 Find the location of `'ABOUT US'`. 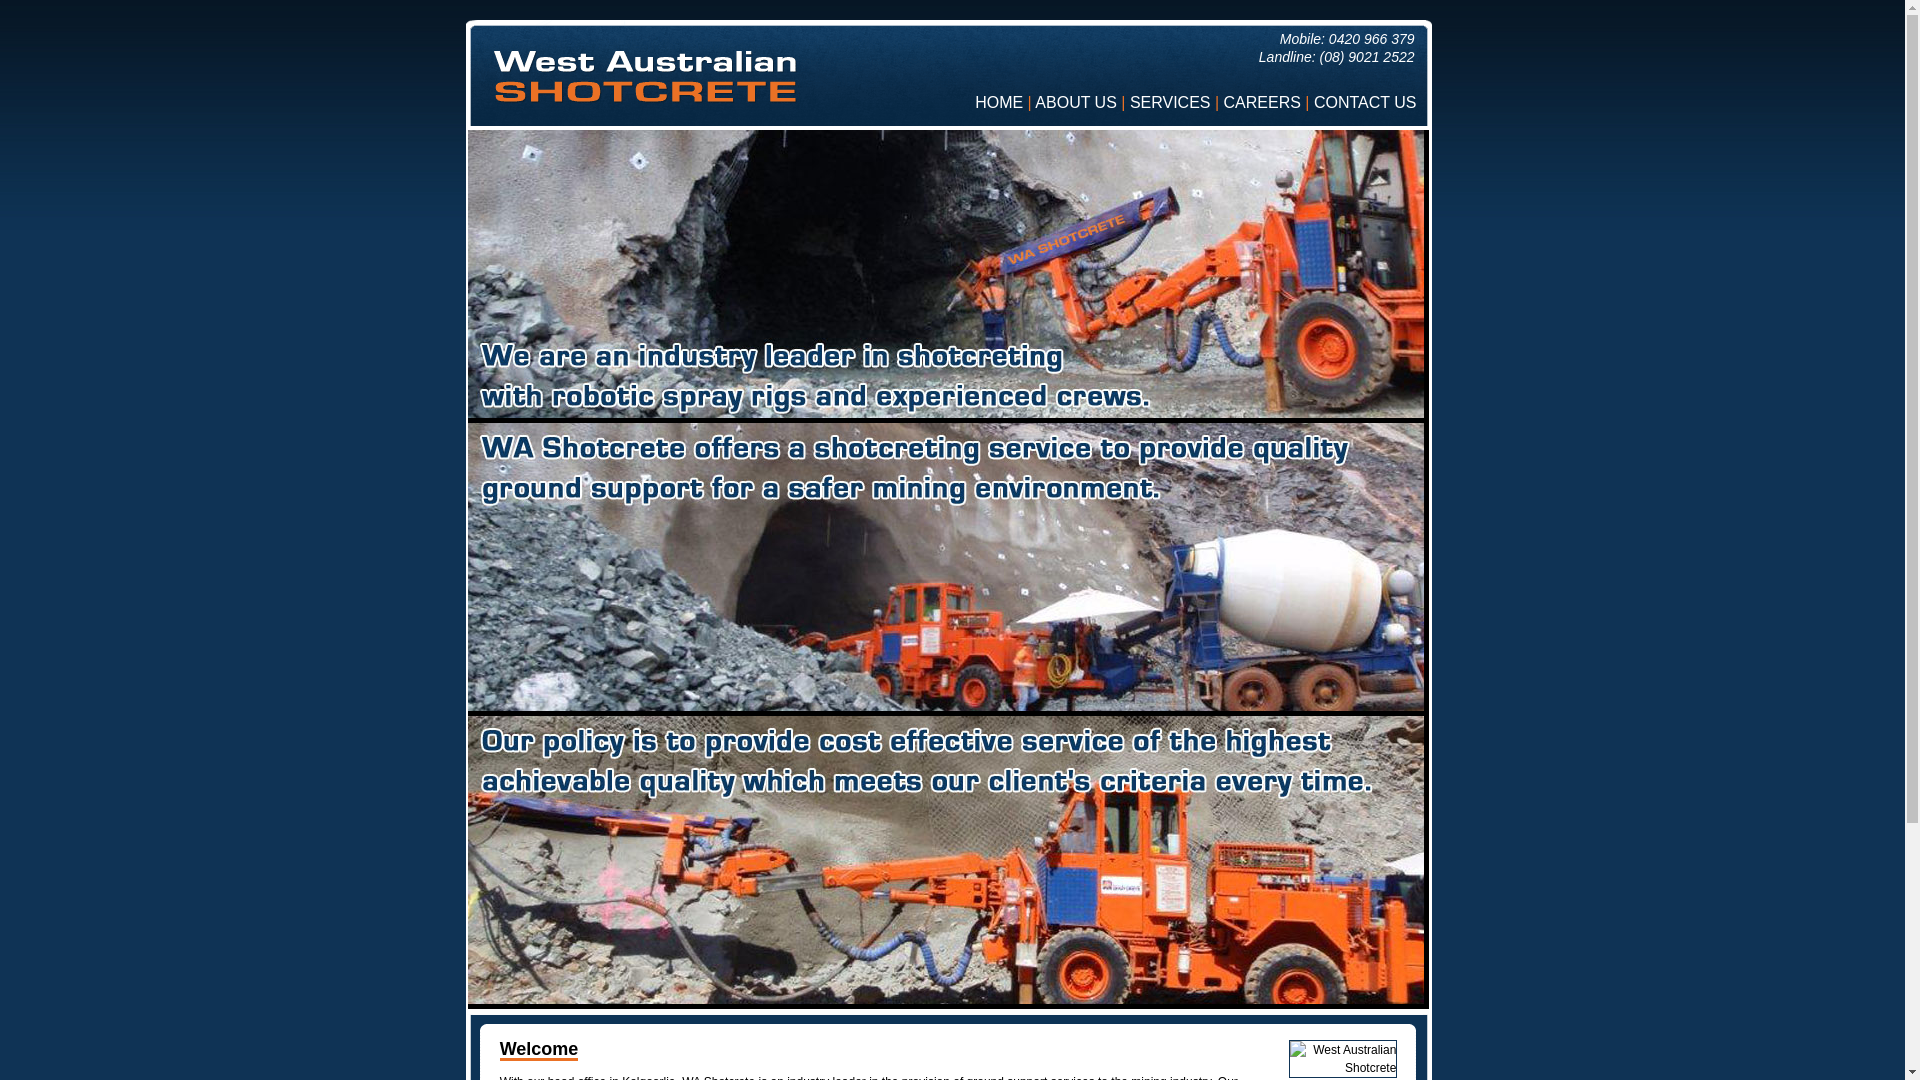

'ABOUT US' is located at coordinates (1035, 102).